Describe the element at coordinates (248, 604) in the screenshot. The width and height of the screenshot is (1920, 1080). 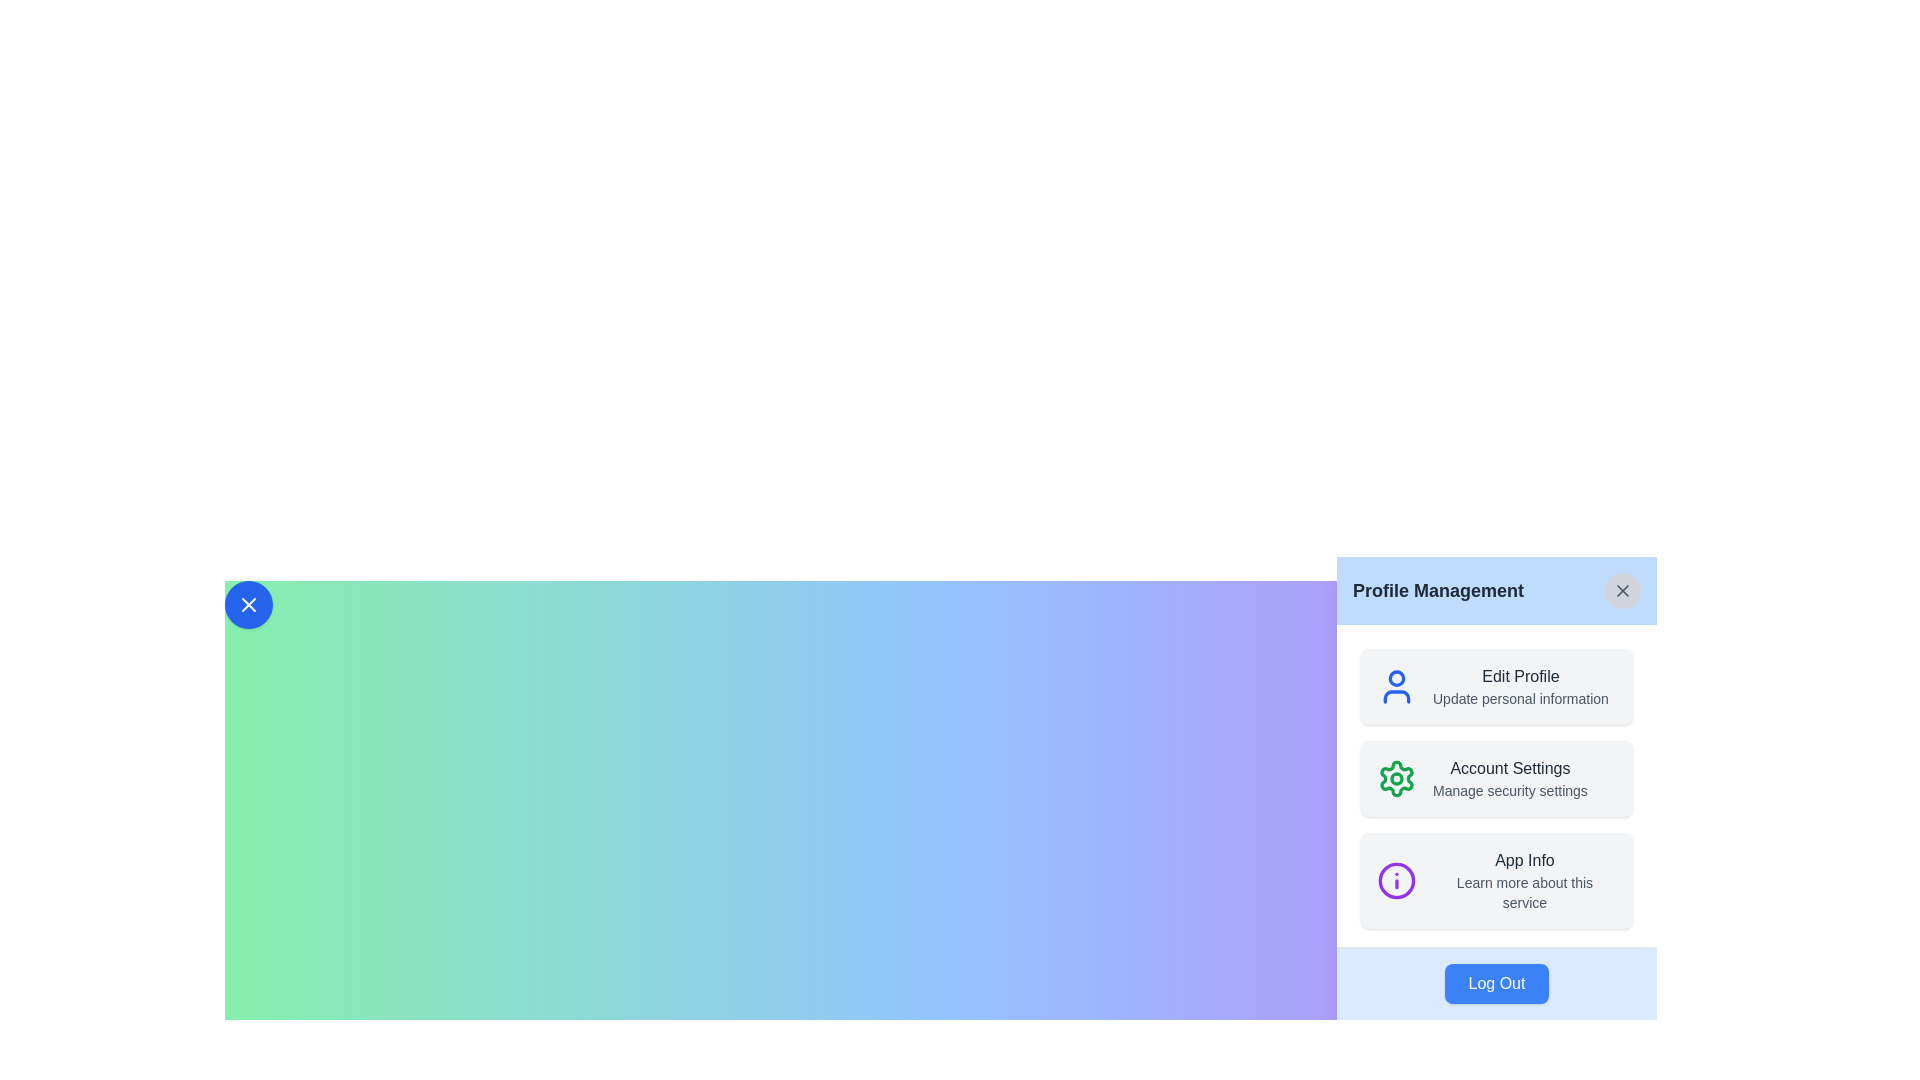
I see `the 'X' icon located in the top-left corner of the page` at that location.